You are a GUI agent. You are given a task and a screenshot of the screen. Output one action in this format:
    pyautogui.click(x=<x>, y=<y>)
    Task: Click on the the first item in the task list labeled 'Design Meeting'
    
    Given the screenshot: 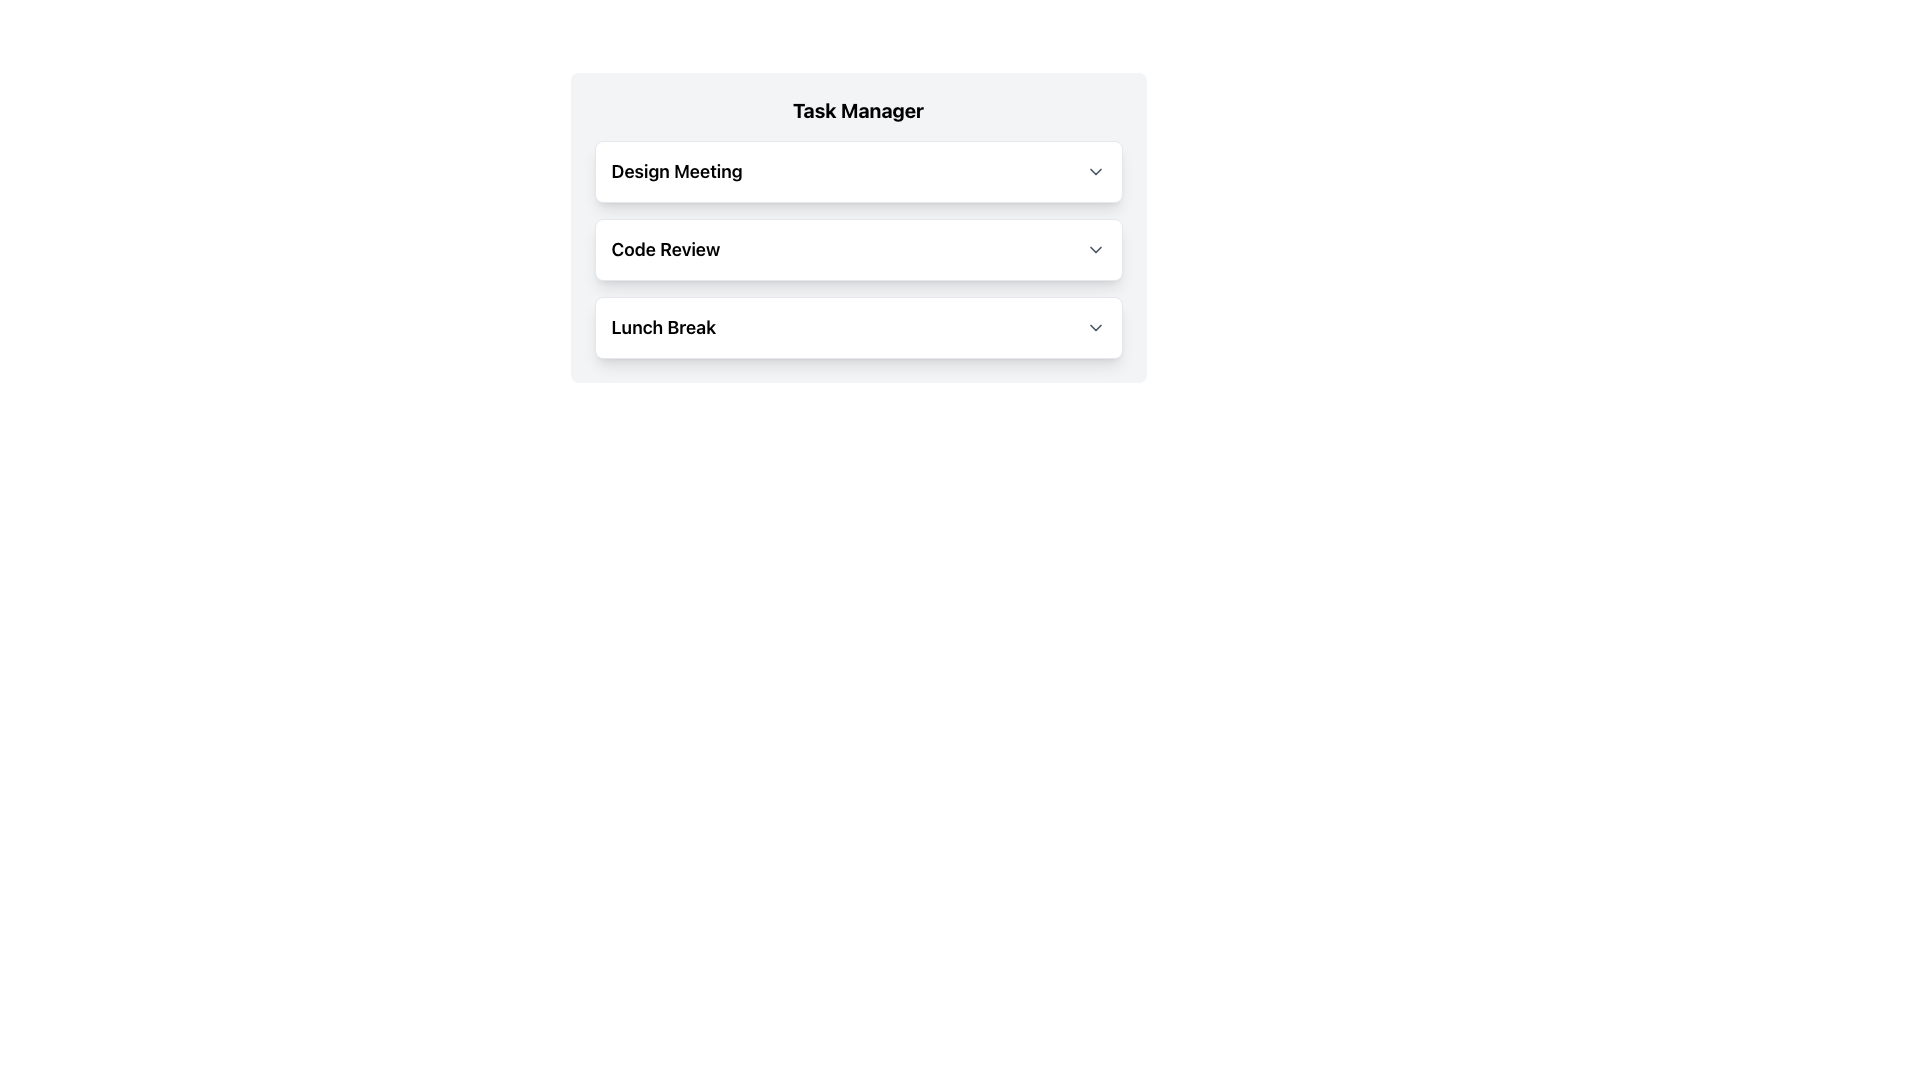 What is the action you would take?
    pyautogui.click(x=858, y=171)
    